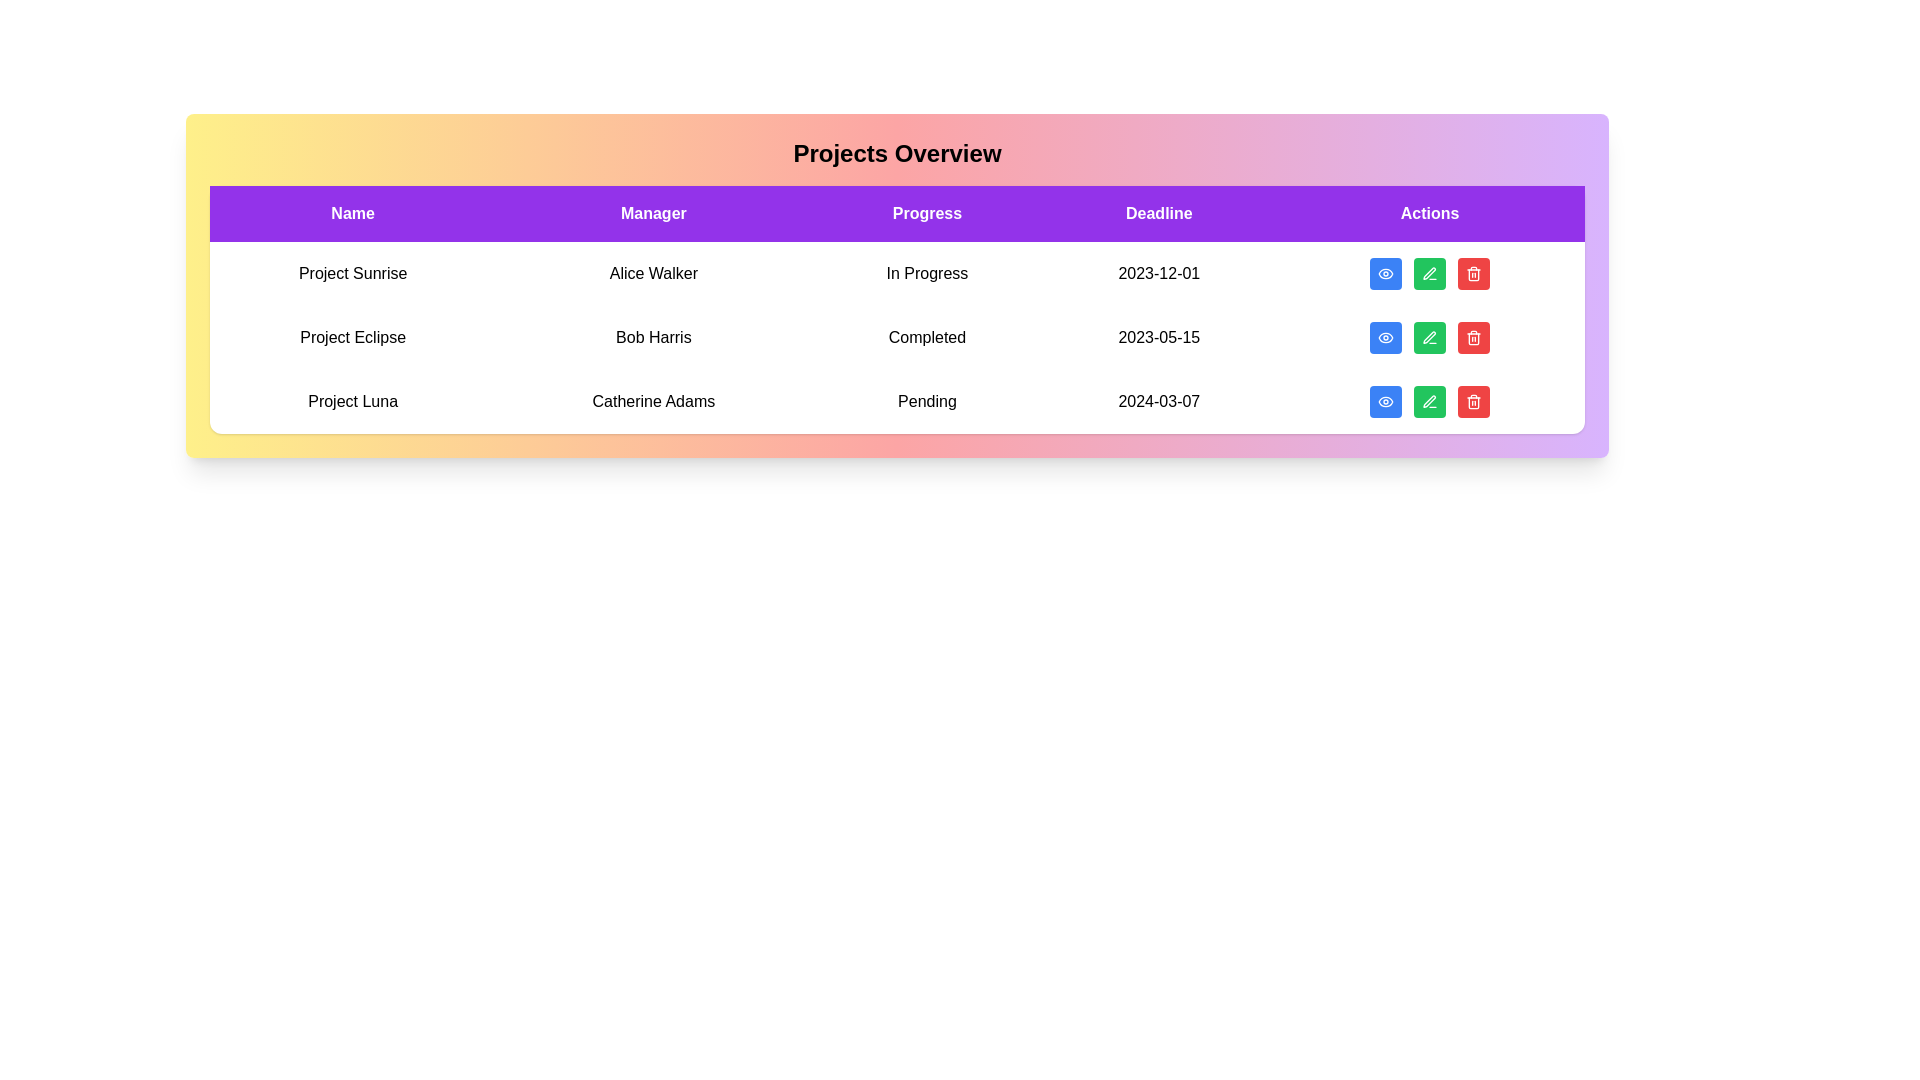  Describe the element at coordinates (1474, 337) in the screenshot. I see `delete button for the project named Project Eclipse` at that location.